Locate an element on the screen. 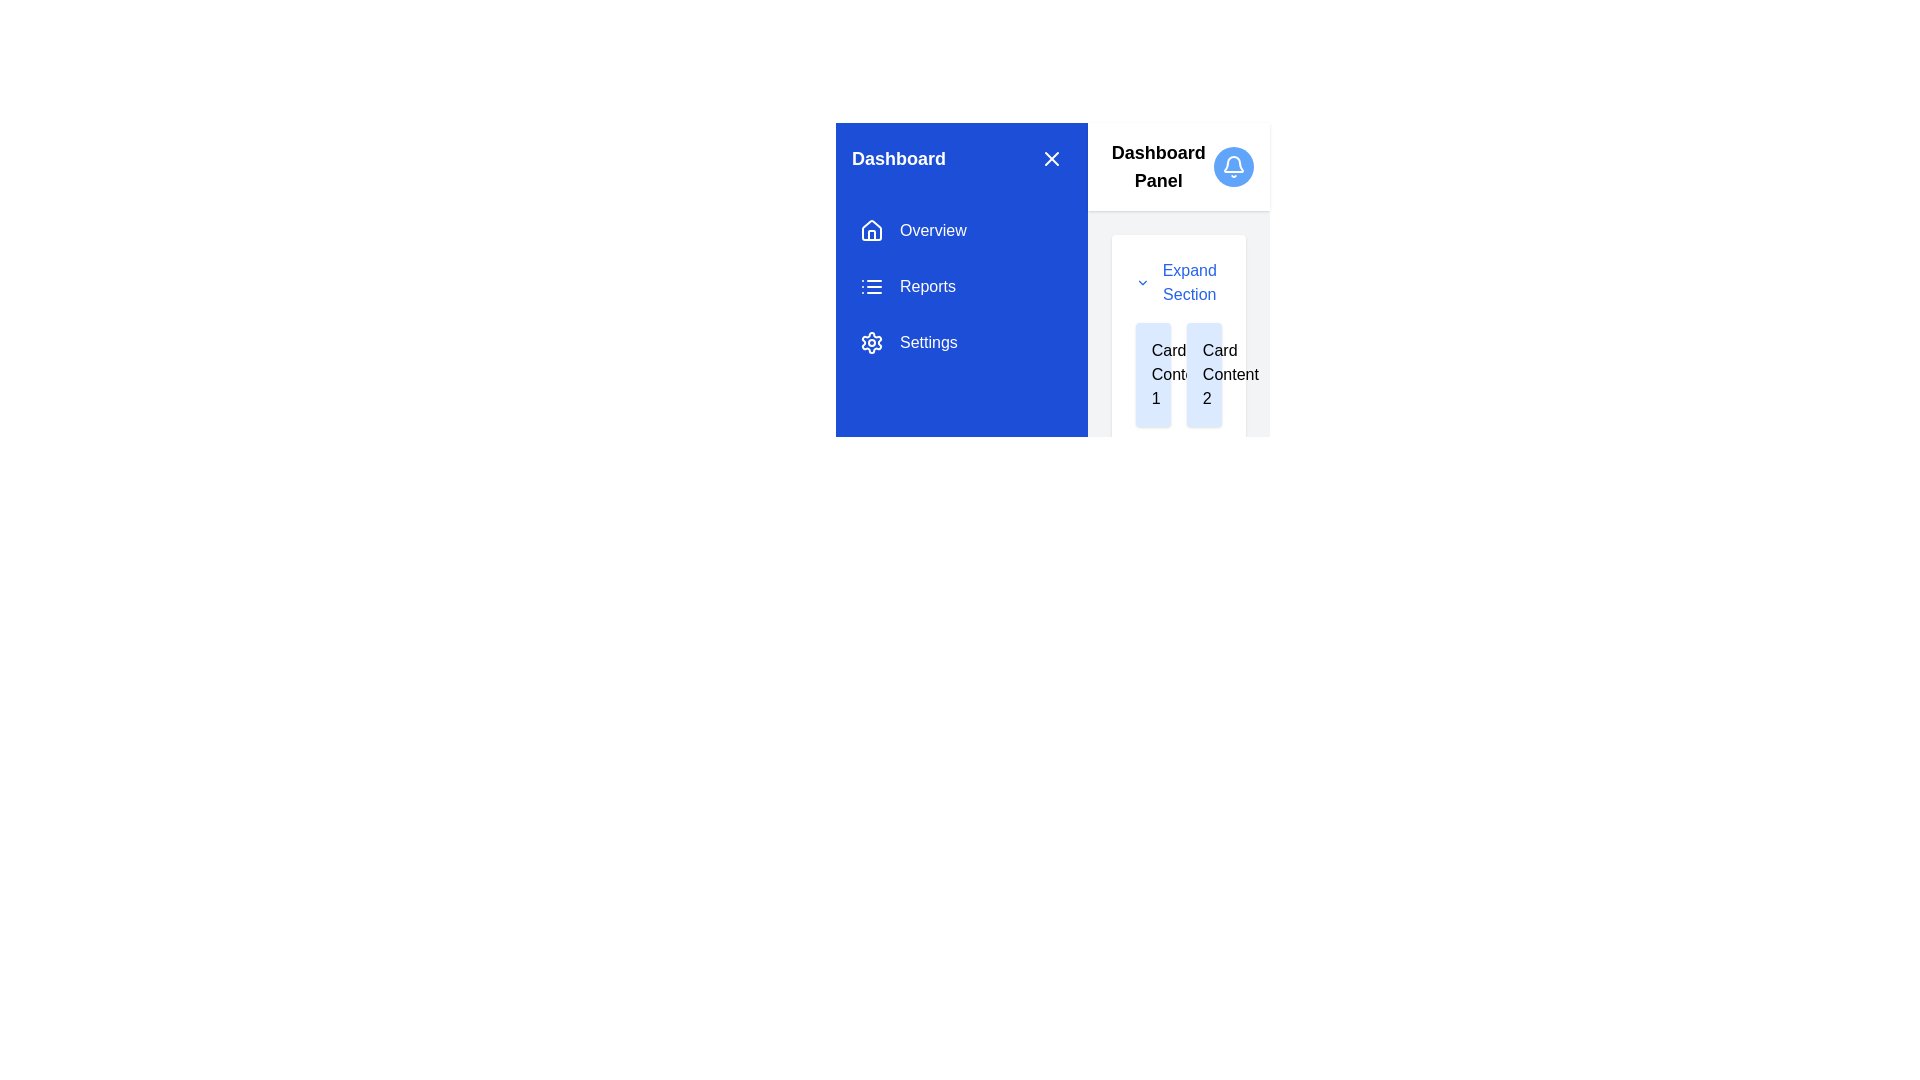 The width and height of the screenshot is (1920, 1080). the chevron icon to the left of the 'Expand Section' text within the 'Dashboard Panel' is located at coordinates (1142, 282).